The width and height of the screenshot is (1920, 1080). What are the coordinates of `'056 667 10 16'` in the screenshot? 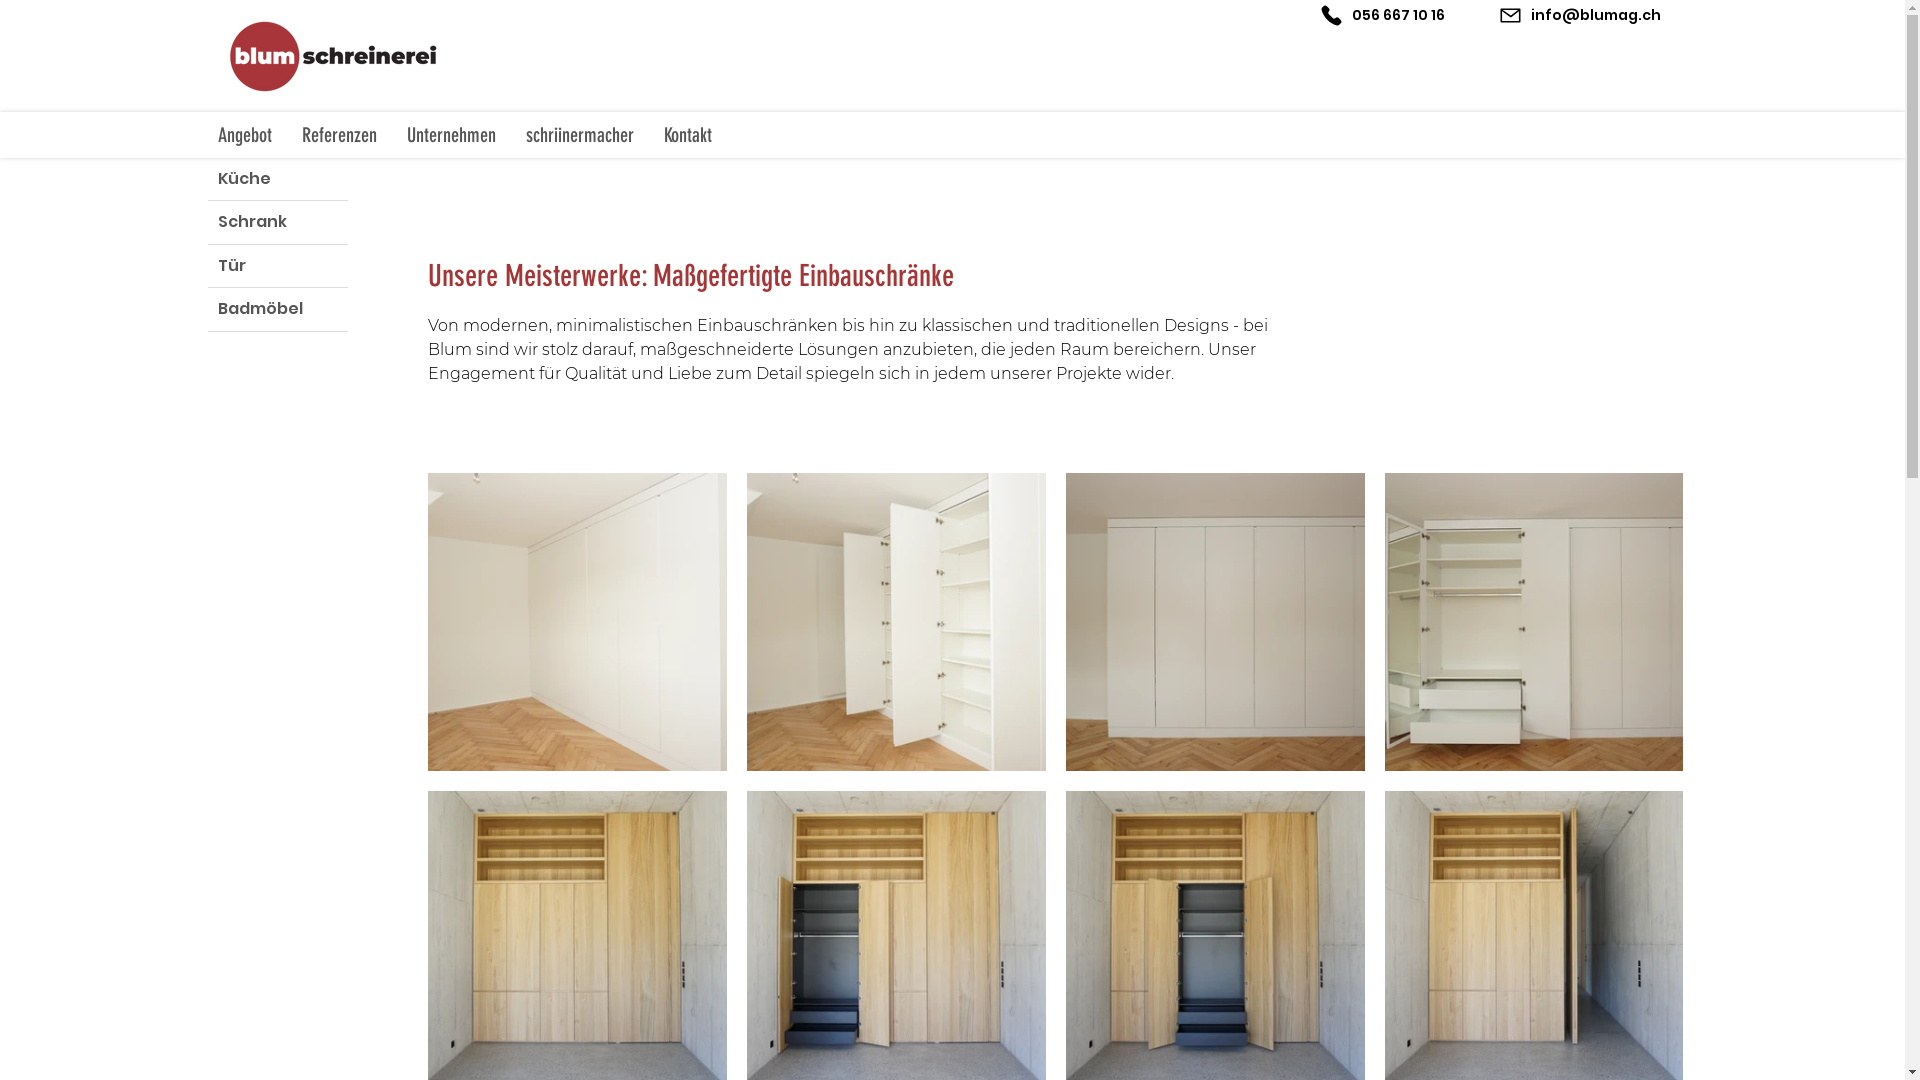 It's located at (1385, 15).